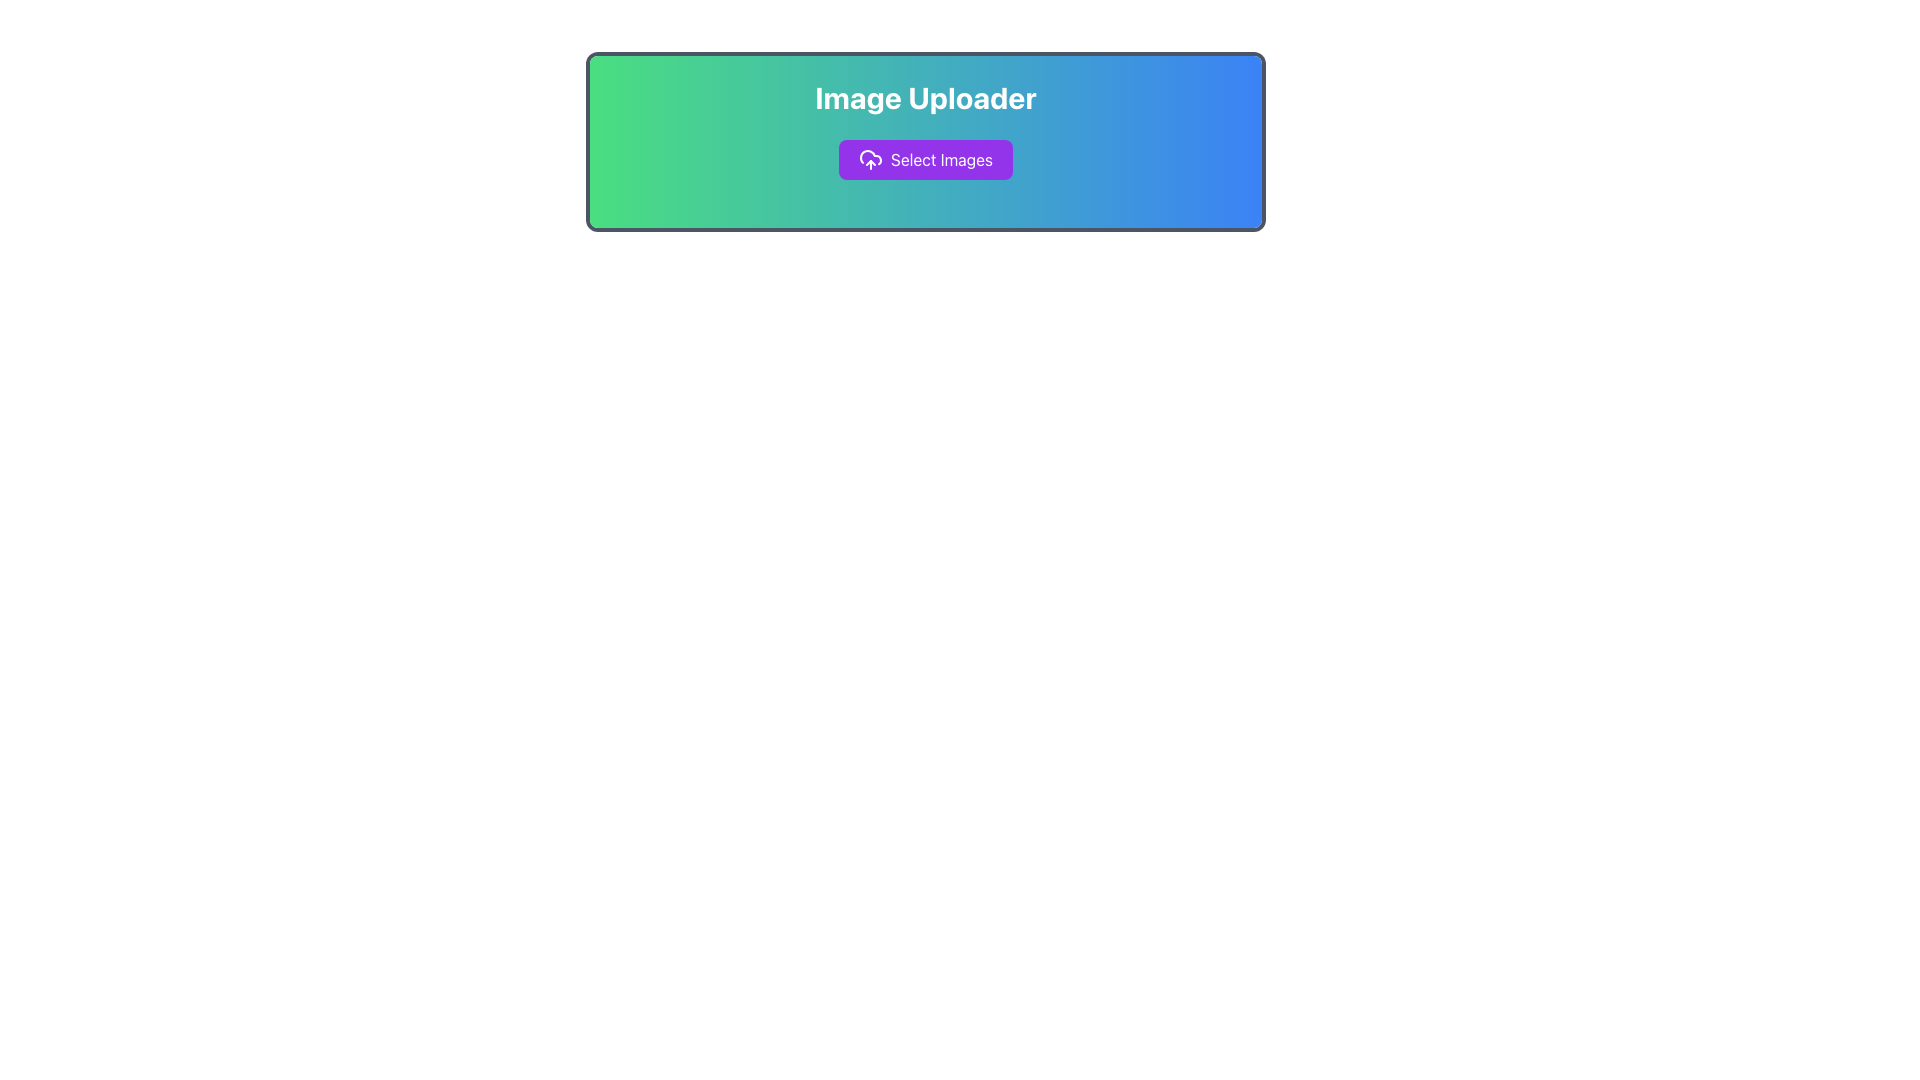 The width and height of the screenshot is (1920, 1080). What do you see at coordinates (870, 158) in the screenshot?
I see `the icon positioned to the left of the 'Select Images' text inside the prominent purple button` at bounding box center [870, 158].